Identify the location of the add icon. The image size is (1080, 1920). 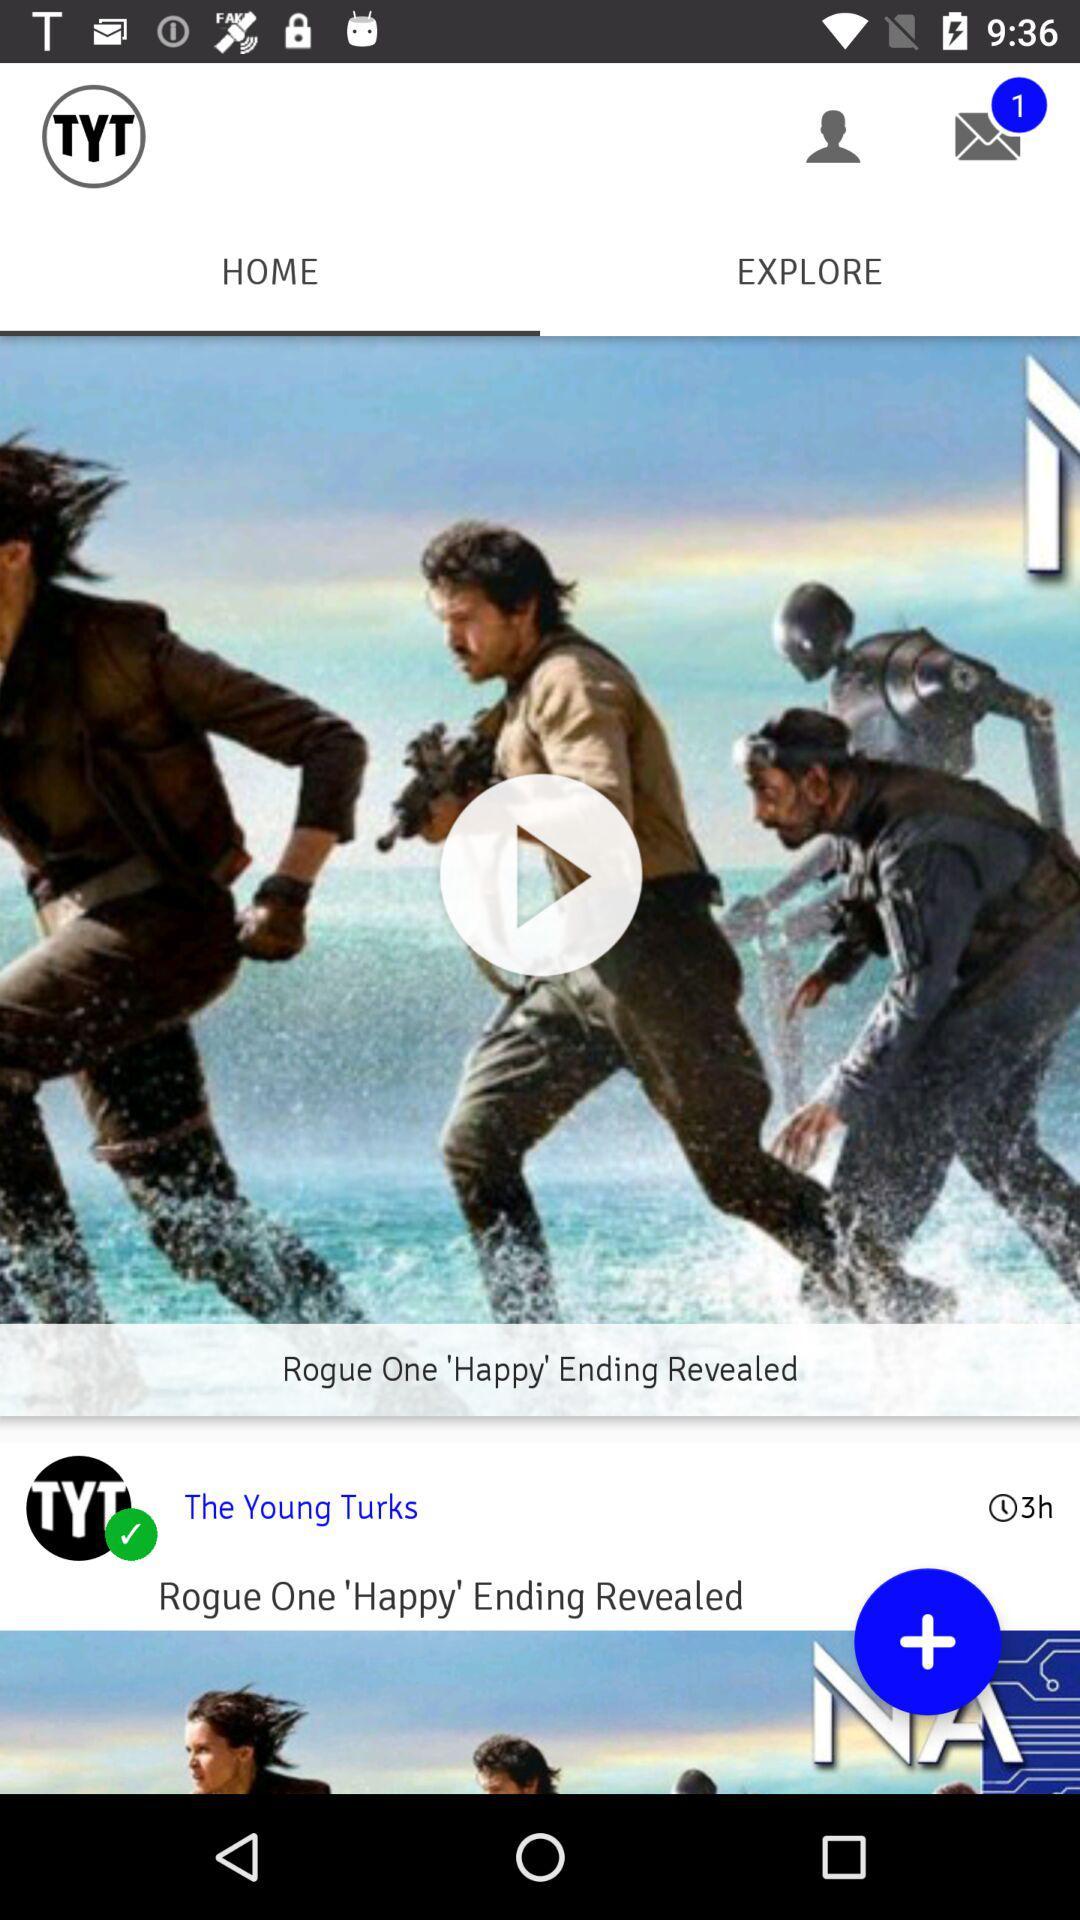
(927, 1641).